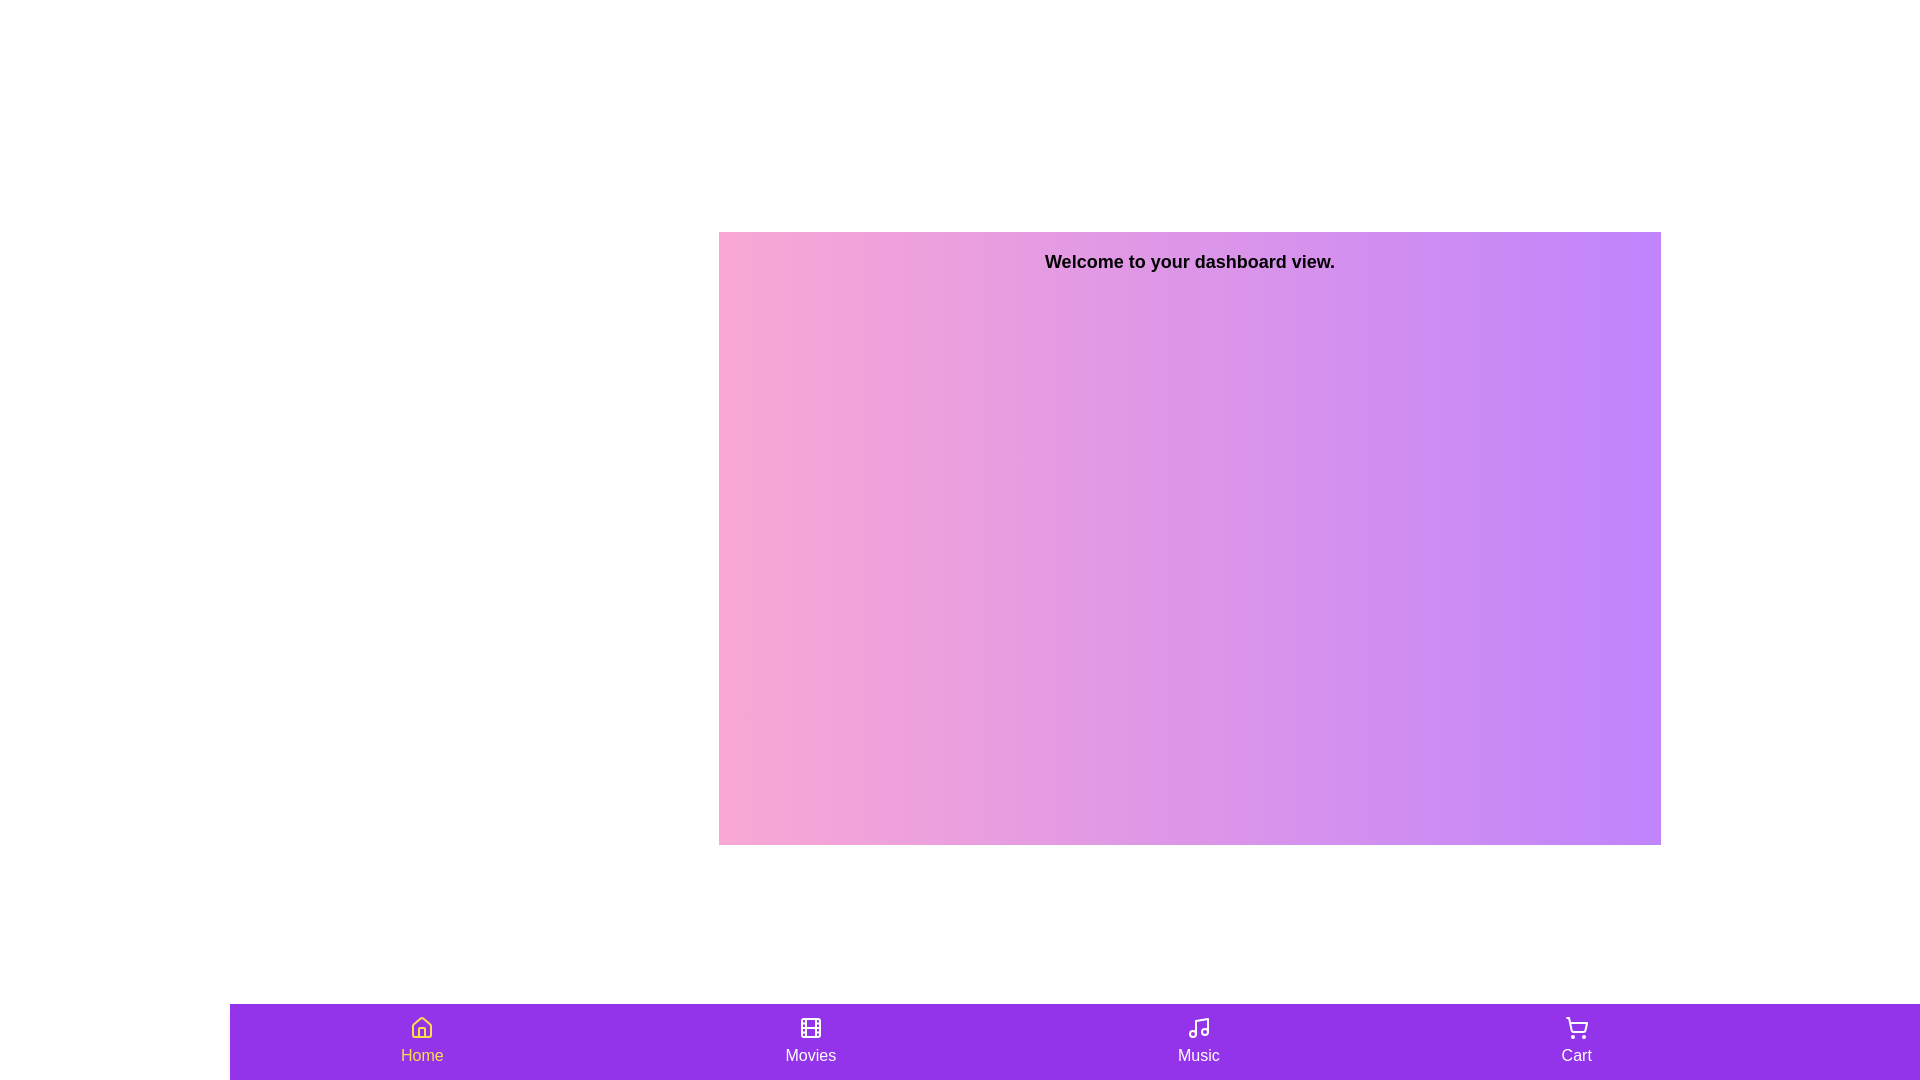  What do you see at coordinates (1574, 1040) in the screenshot?
I see `the Cart tab by clicking on its button` at bounding box center [1574, 1040].